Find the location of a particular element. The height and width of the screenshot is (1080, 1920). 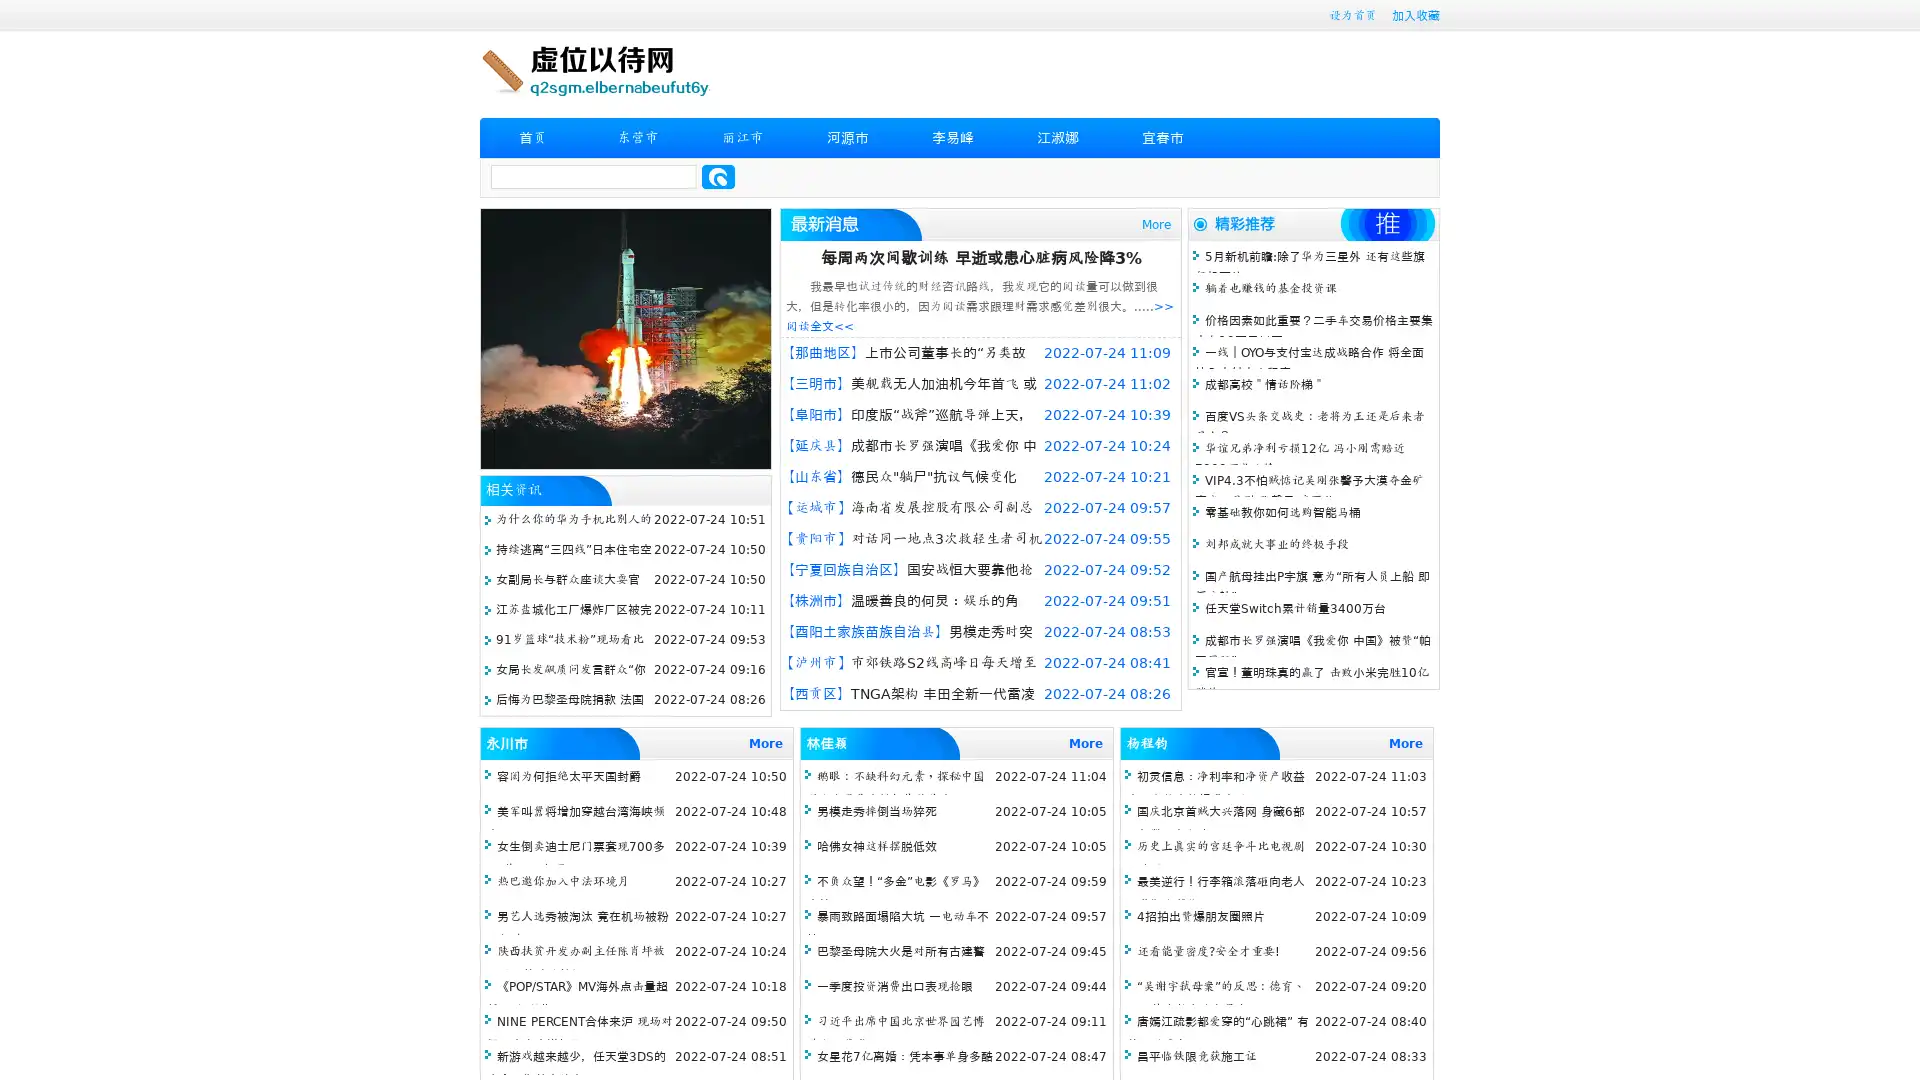

Search is located at coordinates (718, 176).